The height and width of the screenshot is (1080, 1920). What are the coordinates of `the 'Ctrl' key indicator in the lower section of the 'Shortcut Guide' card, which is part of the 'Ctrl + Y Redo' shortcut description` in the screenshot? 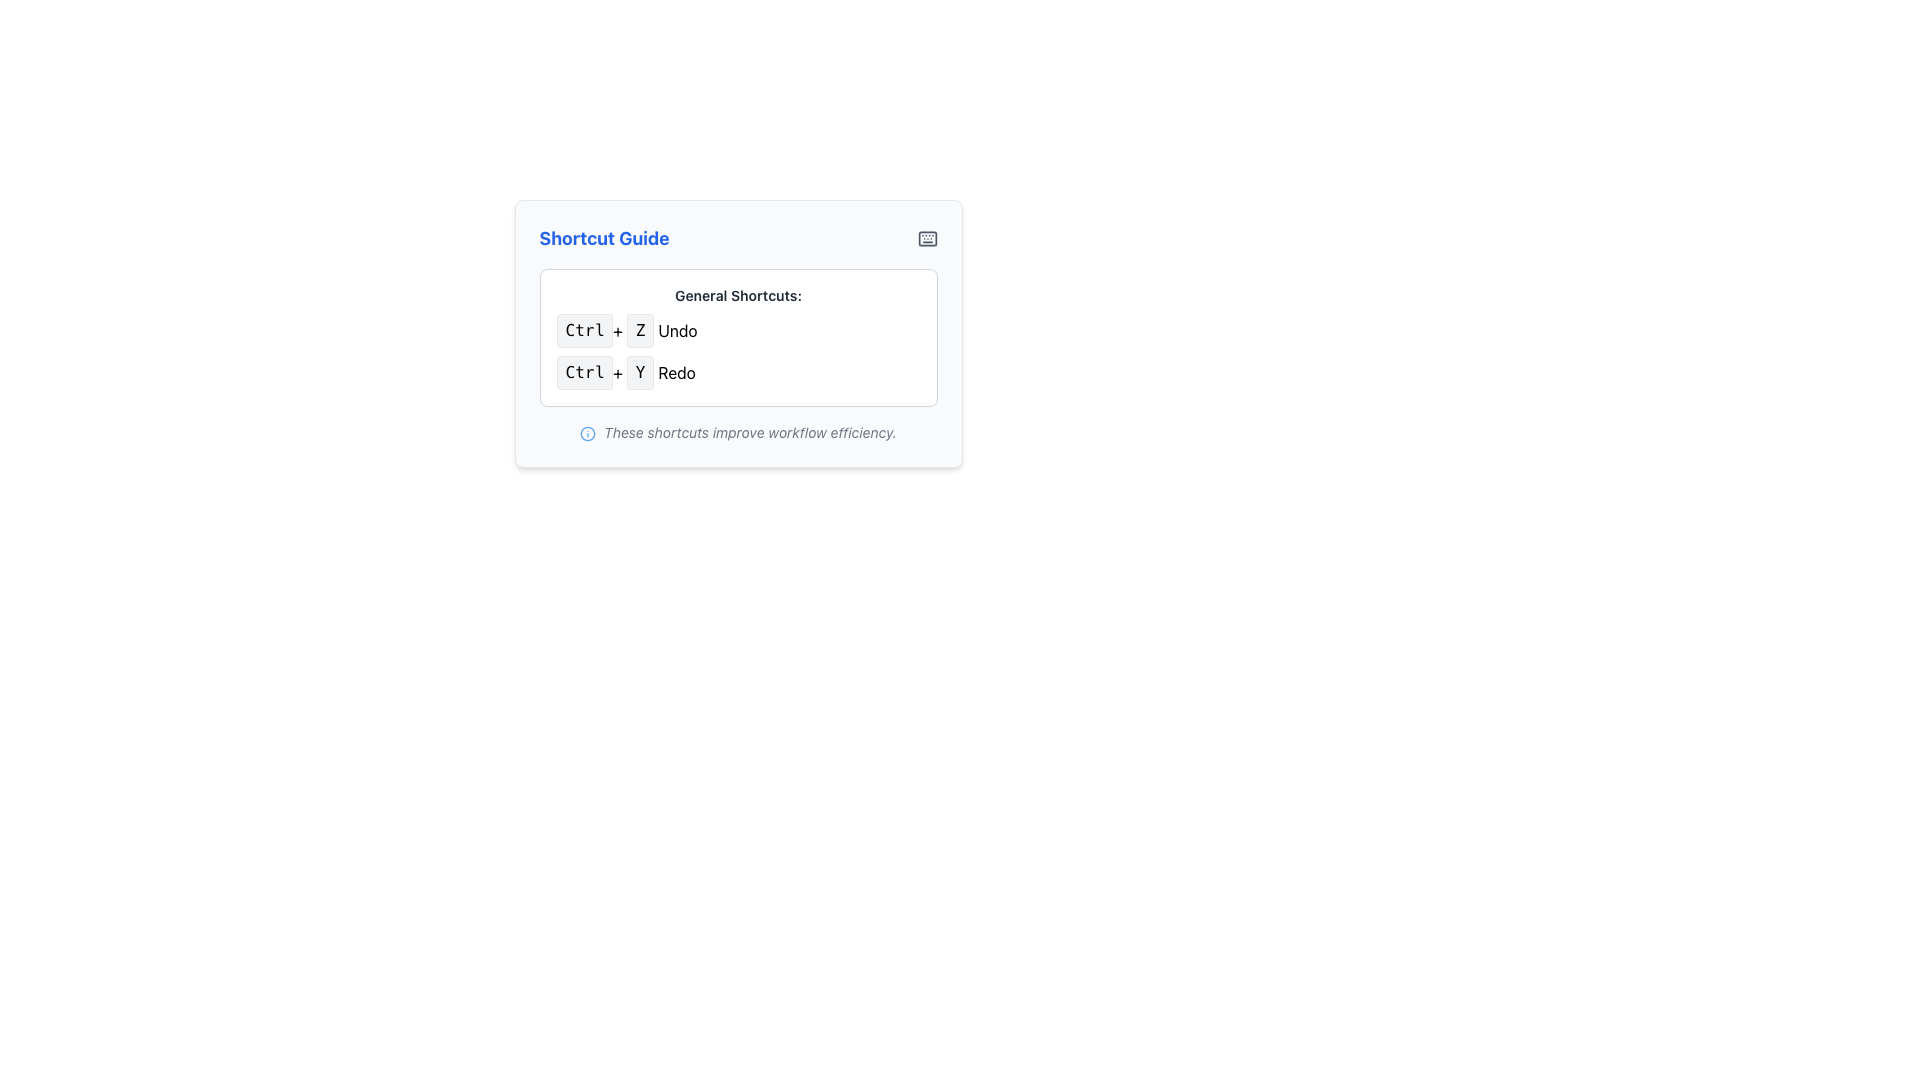 It's located at (583, 373).